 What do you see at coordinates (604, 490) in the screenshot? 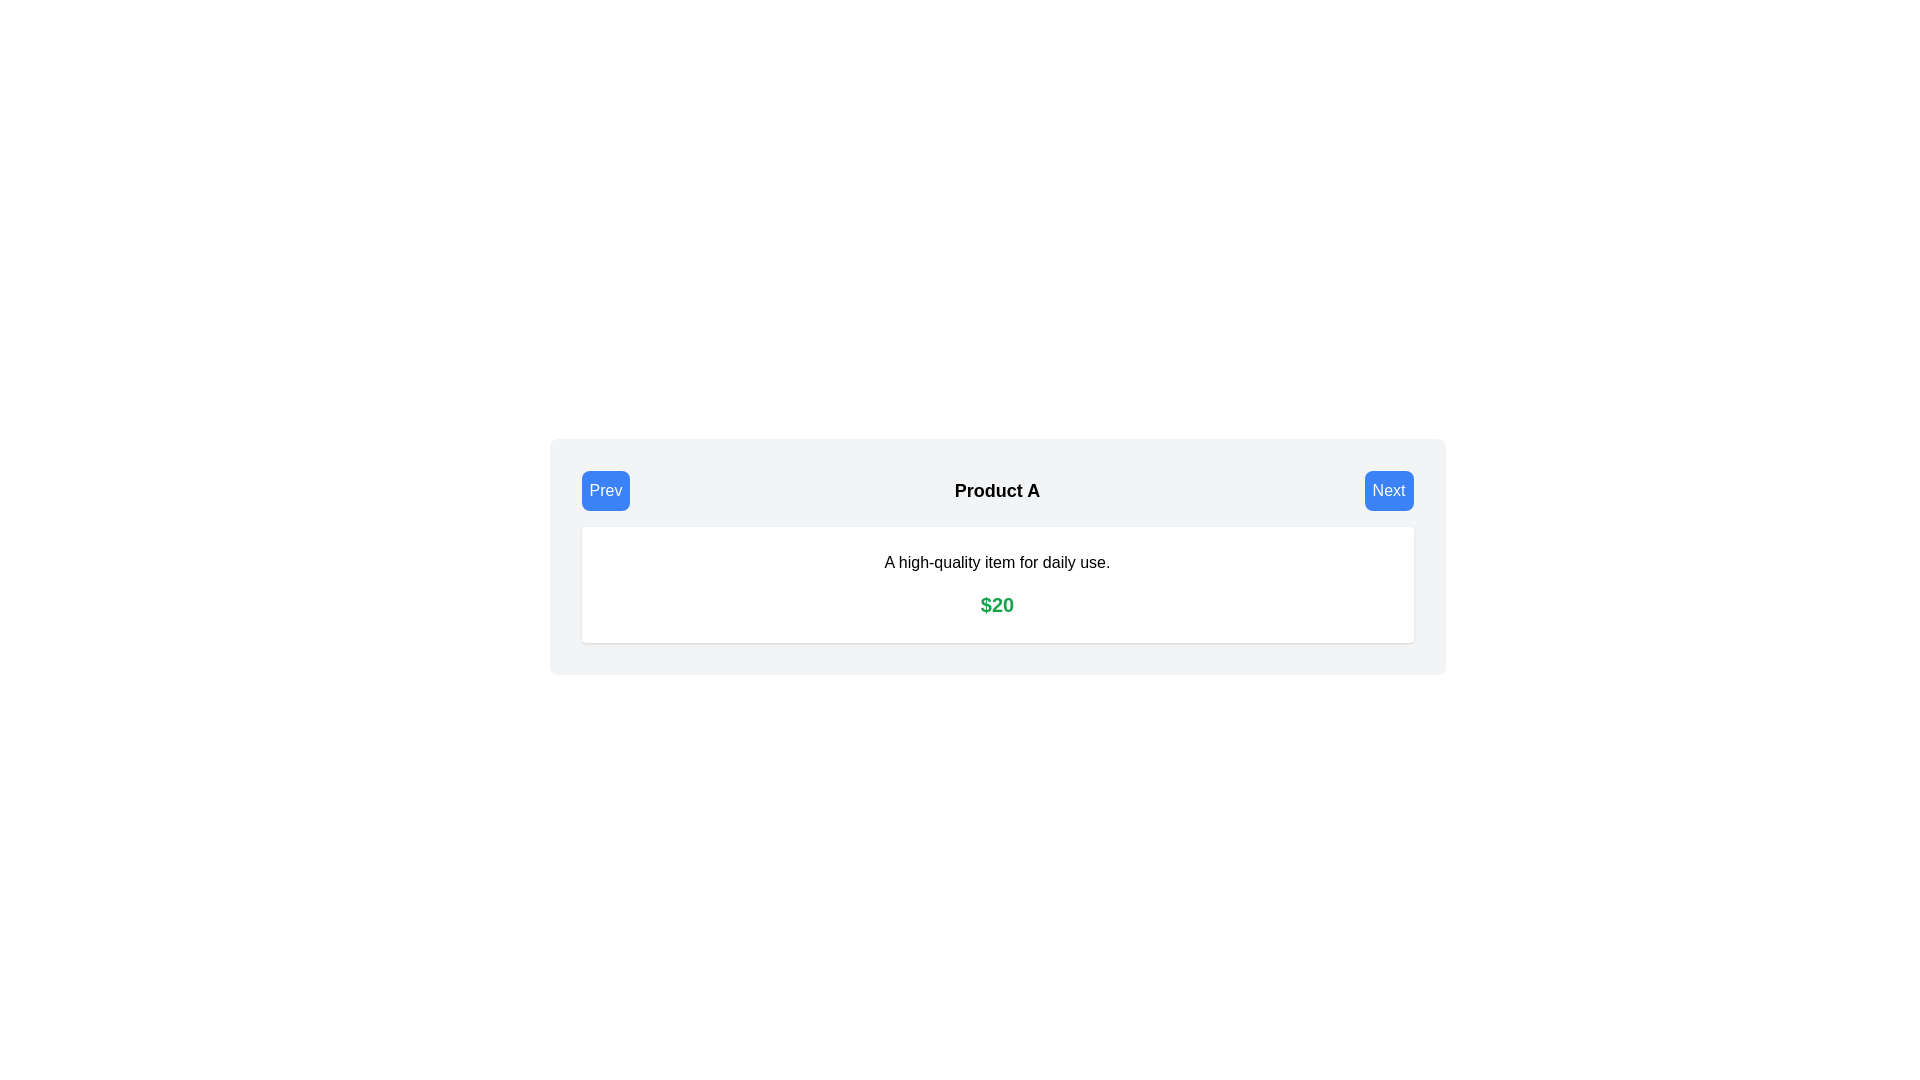
I see `the blue 'Prev' button with white text to observe the visual effect it triggers` at bounding box center [604, 490].